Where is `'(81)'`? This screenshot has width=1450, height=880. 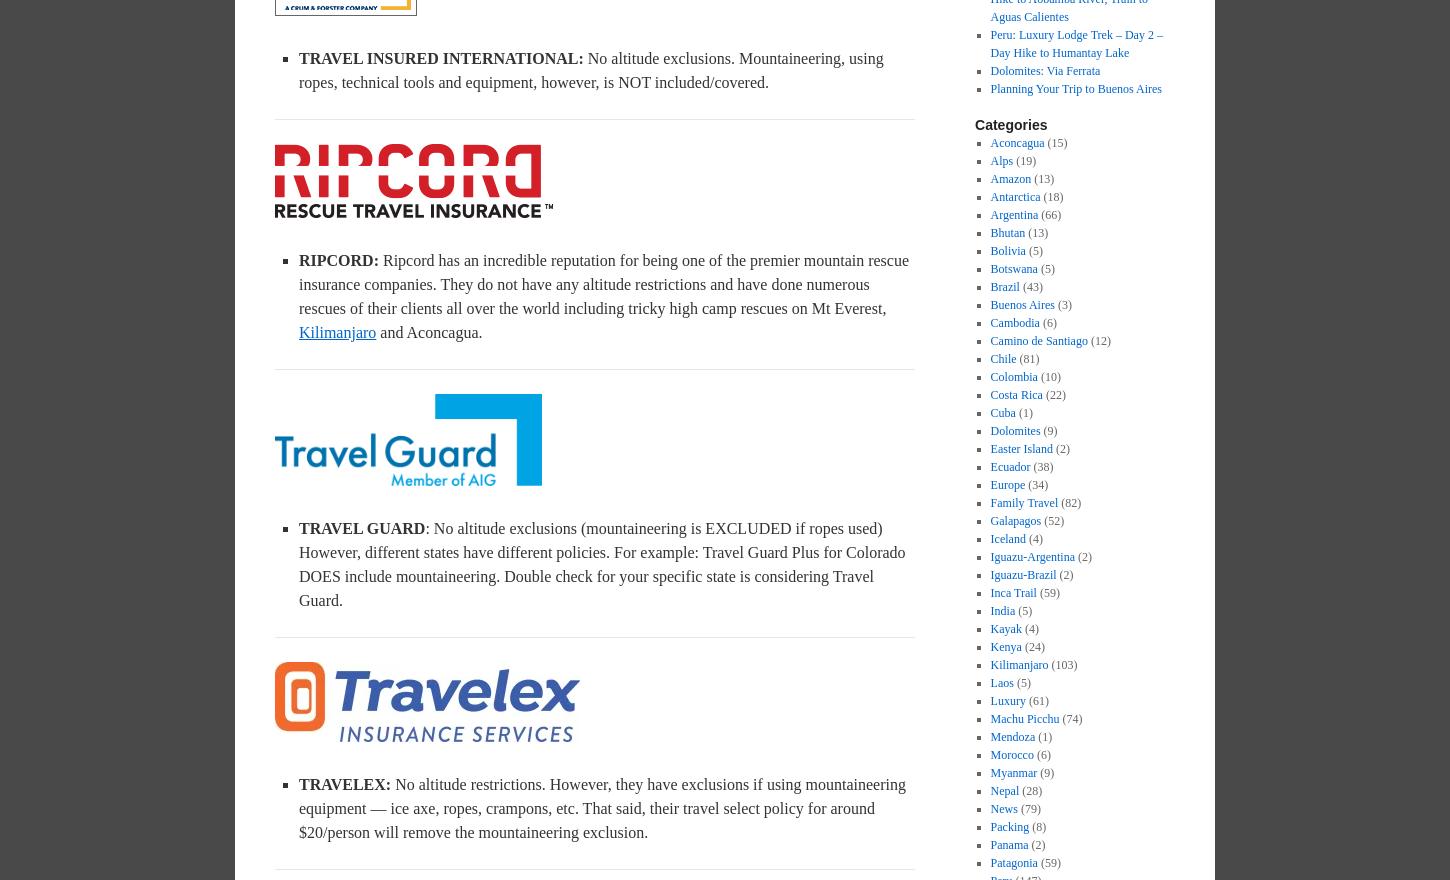
'(81)' is located at coordinates (1016, 359).